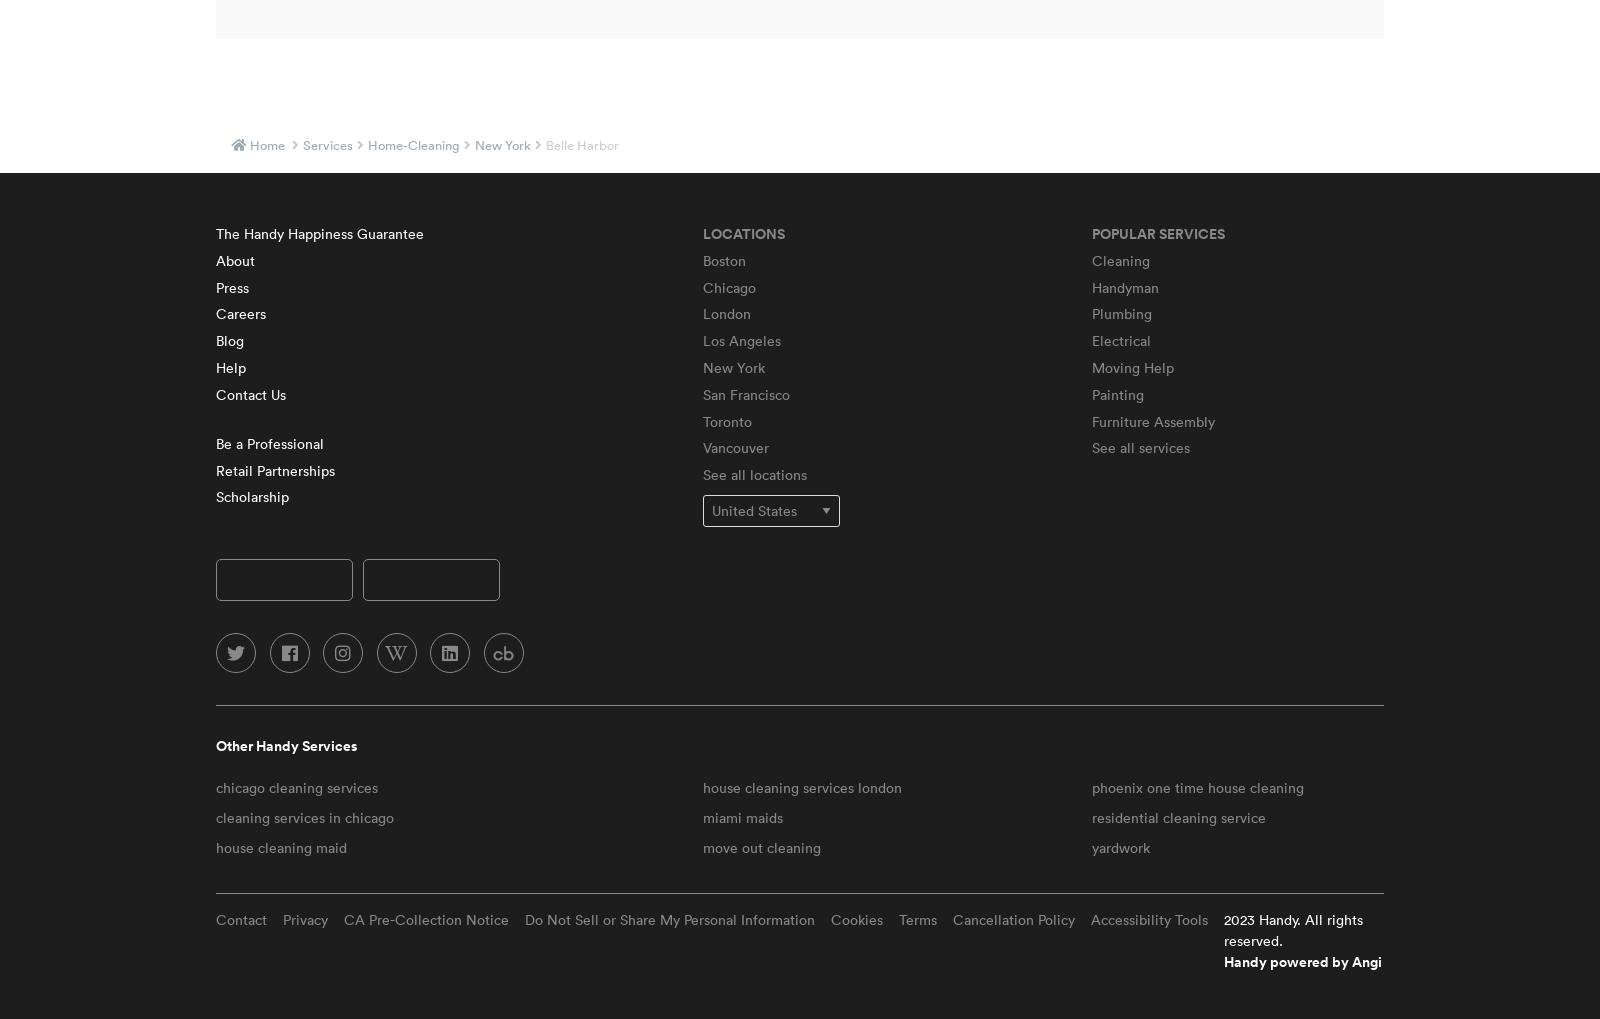  I want to click on 'miami maids', so click(741, 817).